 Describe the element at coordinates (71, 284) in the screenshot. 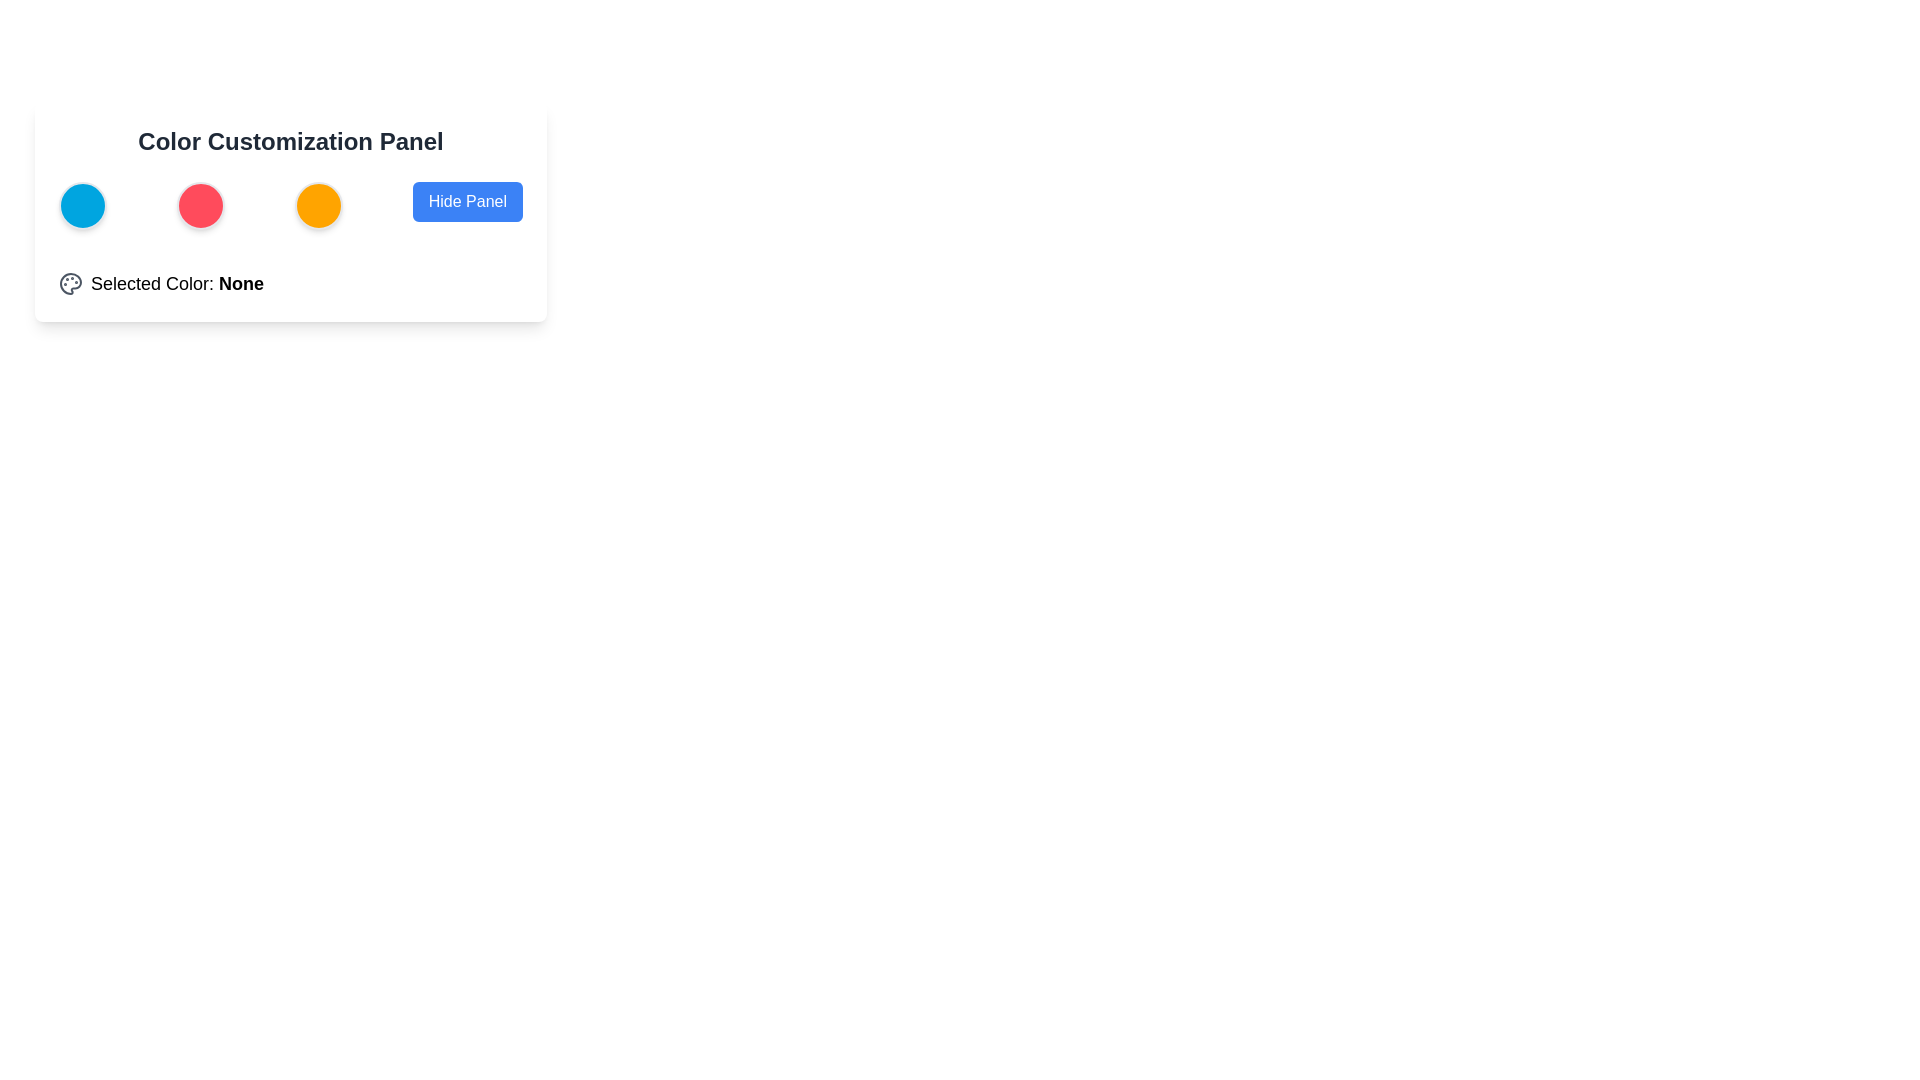

I see `the color palette icon located at the leftmost side of the 'Selected Color' label in the Color Customization Panel` at that location.